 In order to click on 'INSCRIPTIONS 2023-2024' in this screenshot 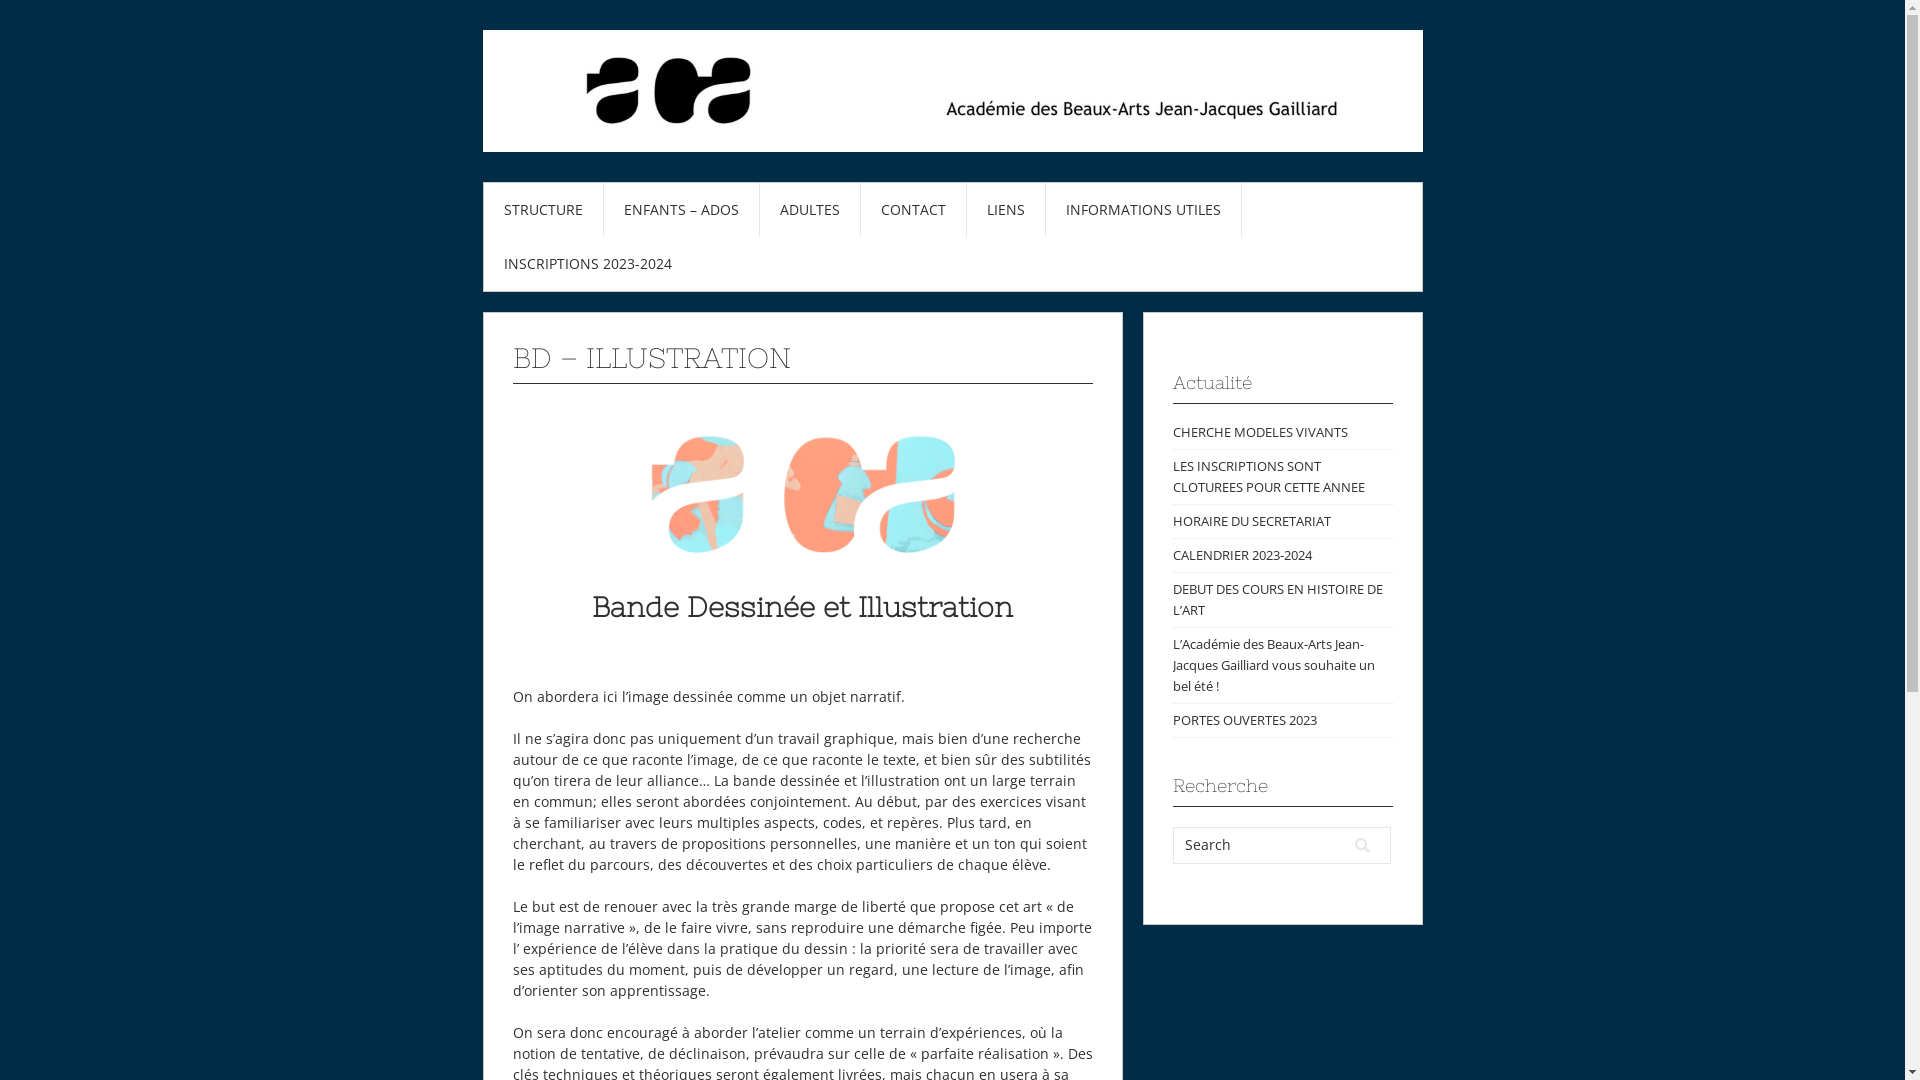, I will do `click(587, 262)`.